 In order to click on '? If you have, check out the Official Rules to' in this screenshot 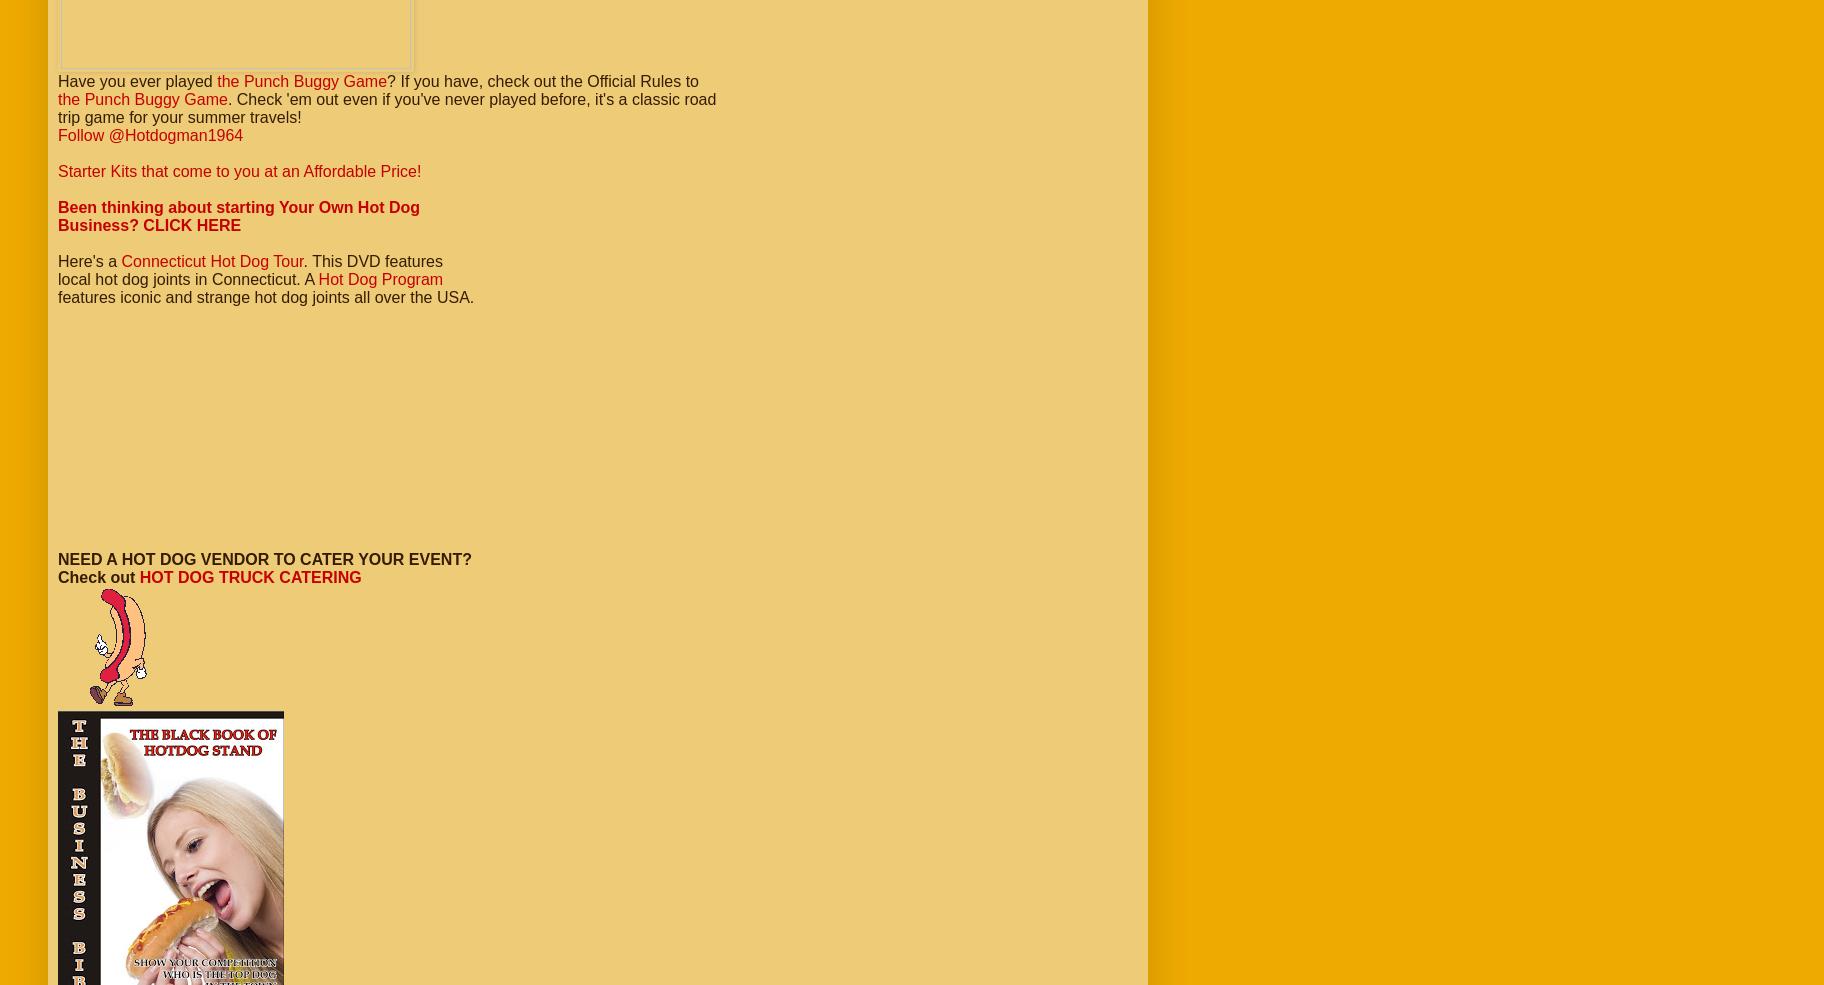, I will do `click(541, 80)`.